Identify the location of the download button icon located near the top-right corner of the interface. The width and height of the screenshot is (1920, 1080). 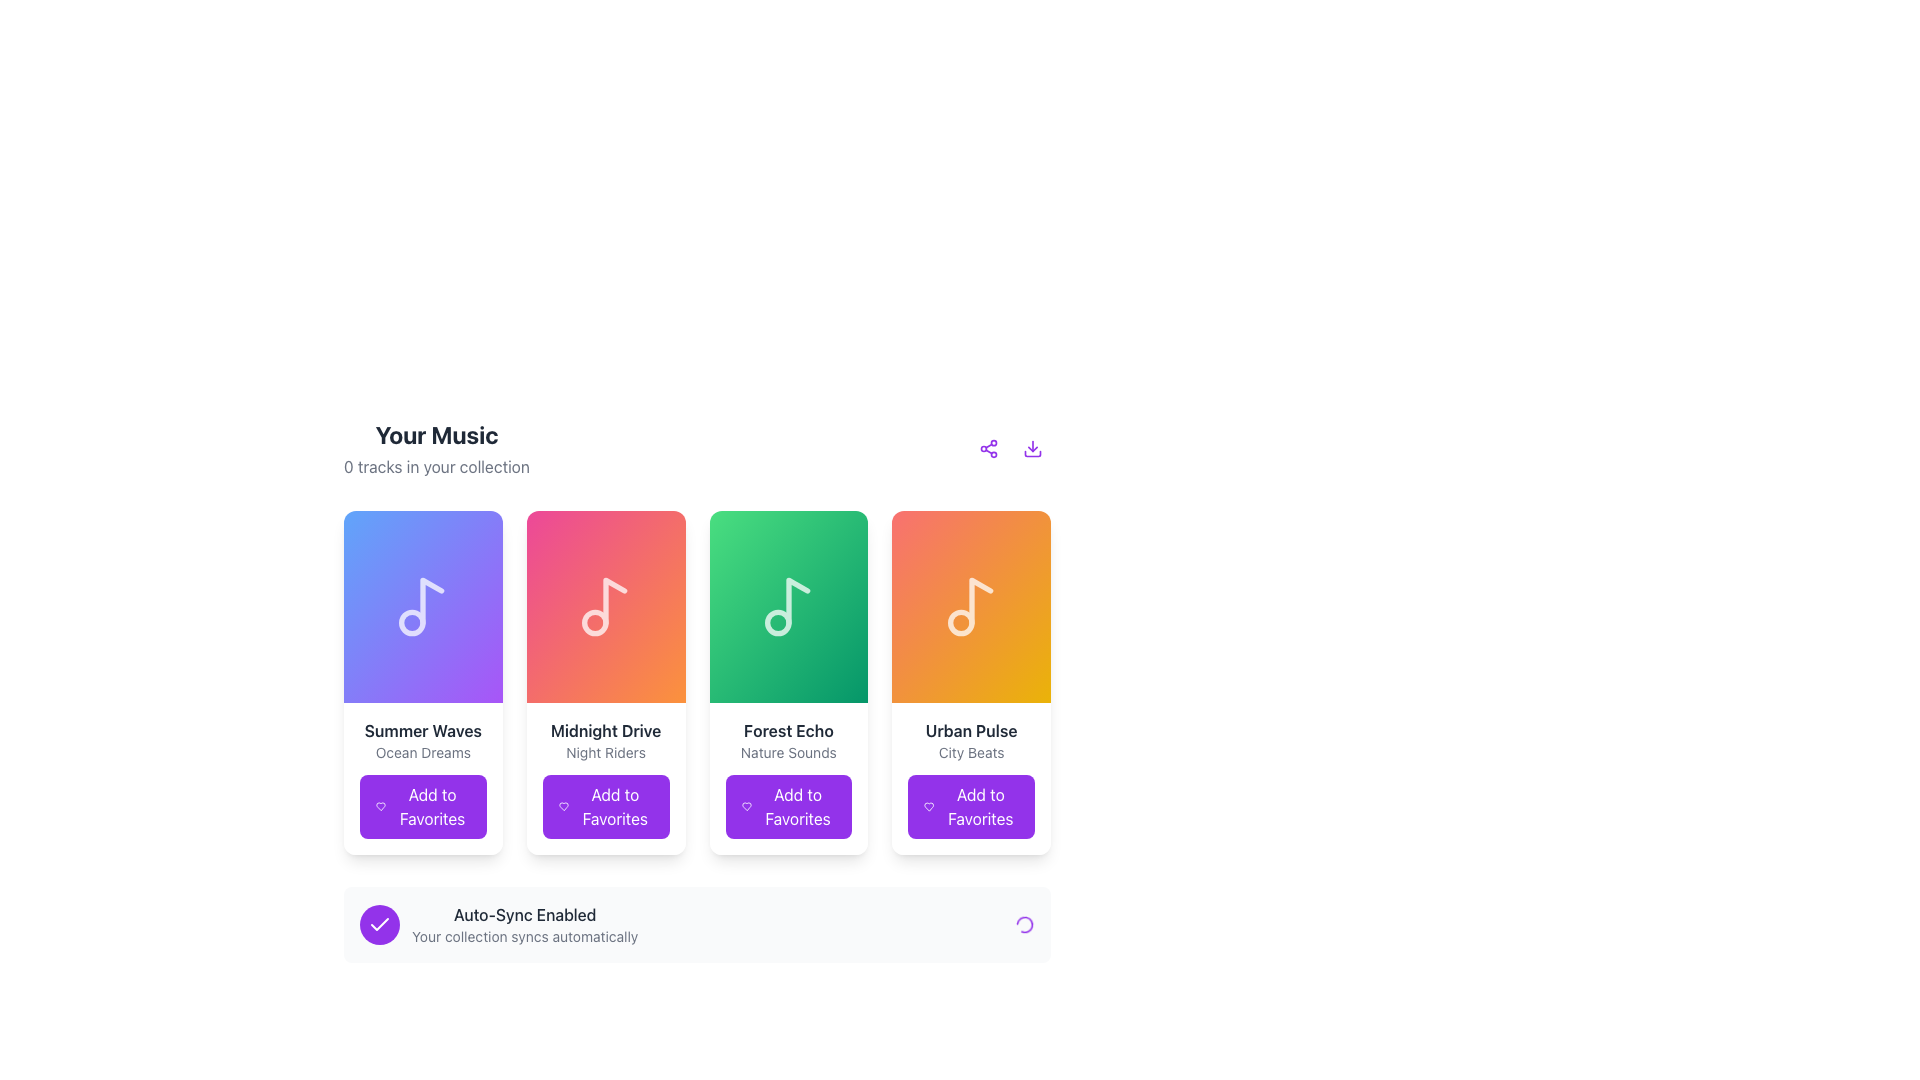
(1032, 447).